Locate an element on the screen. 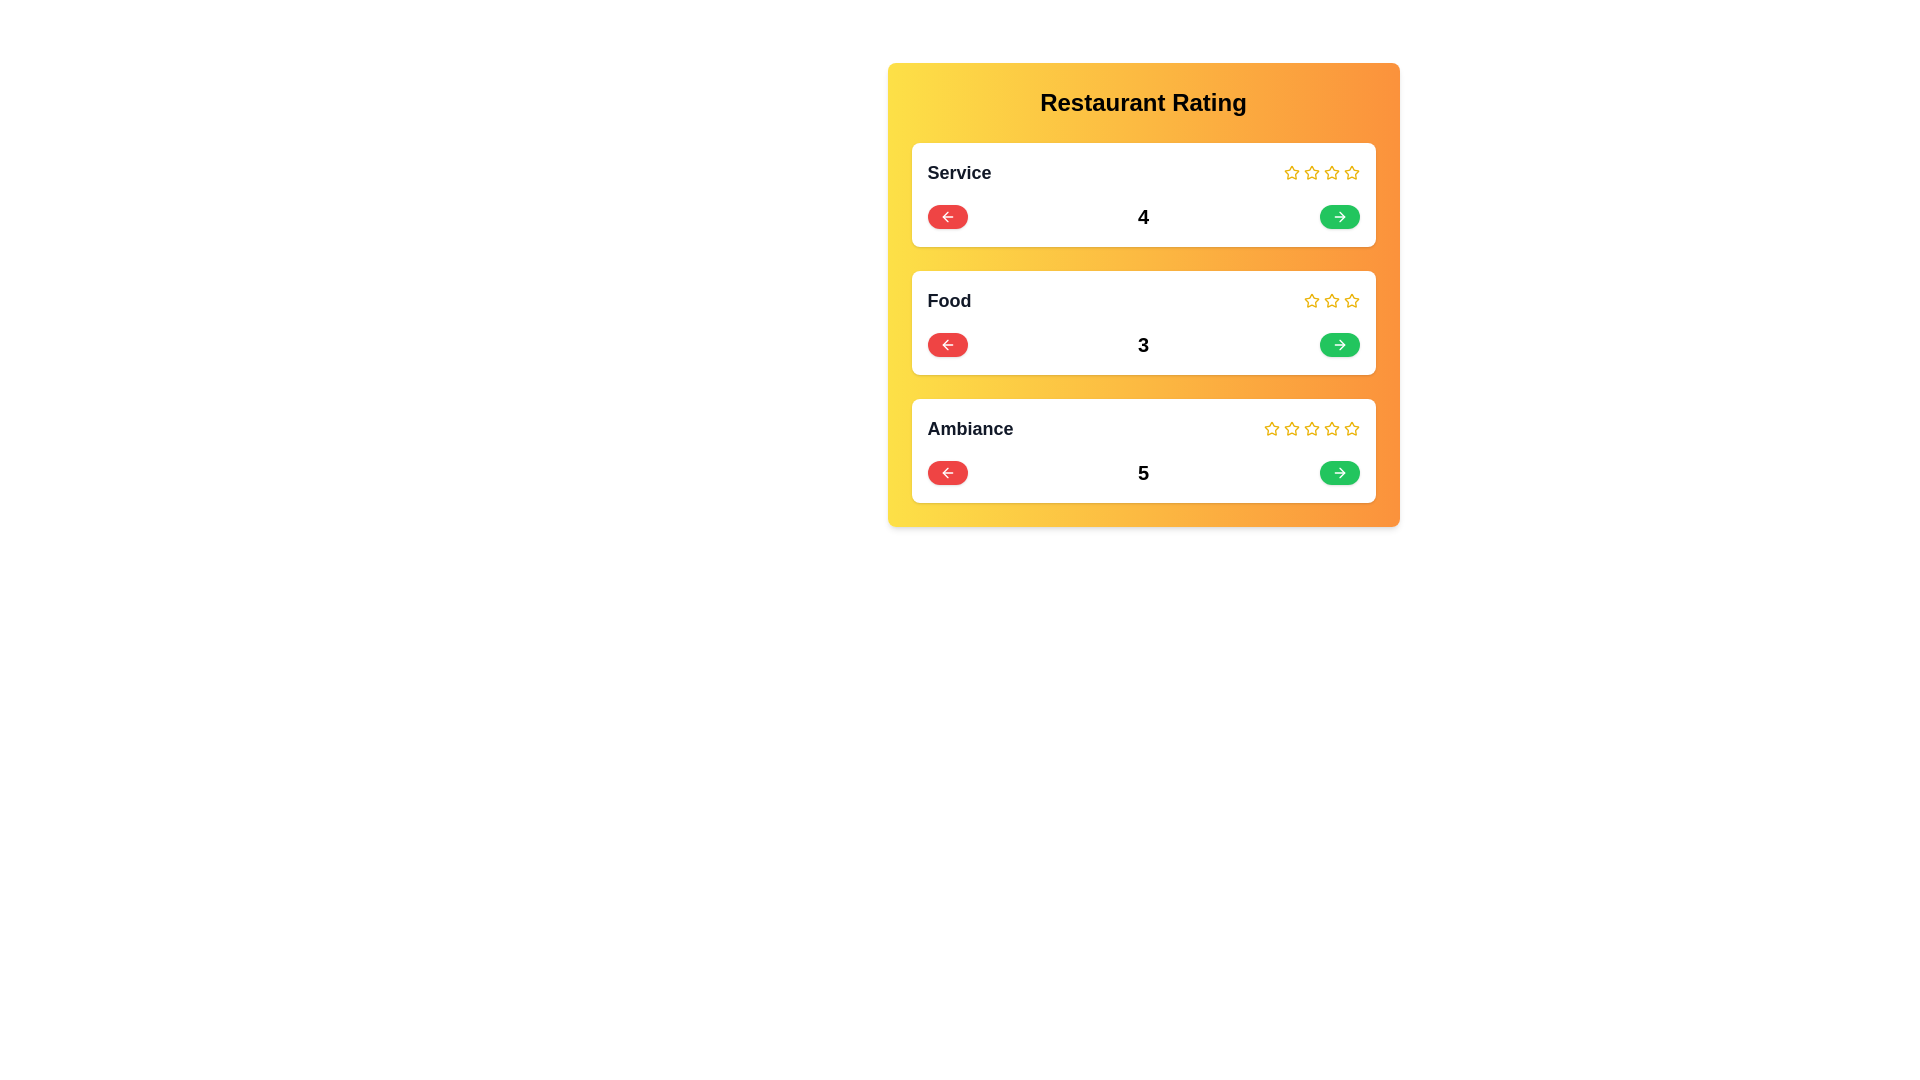  the leftmost rating star icon, which is a golden-yellow outlined star in the service rating row, to indicate a rating is located at coordinates (1291, 172).